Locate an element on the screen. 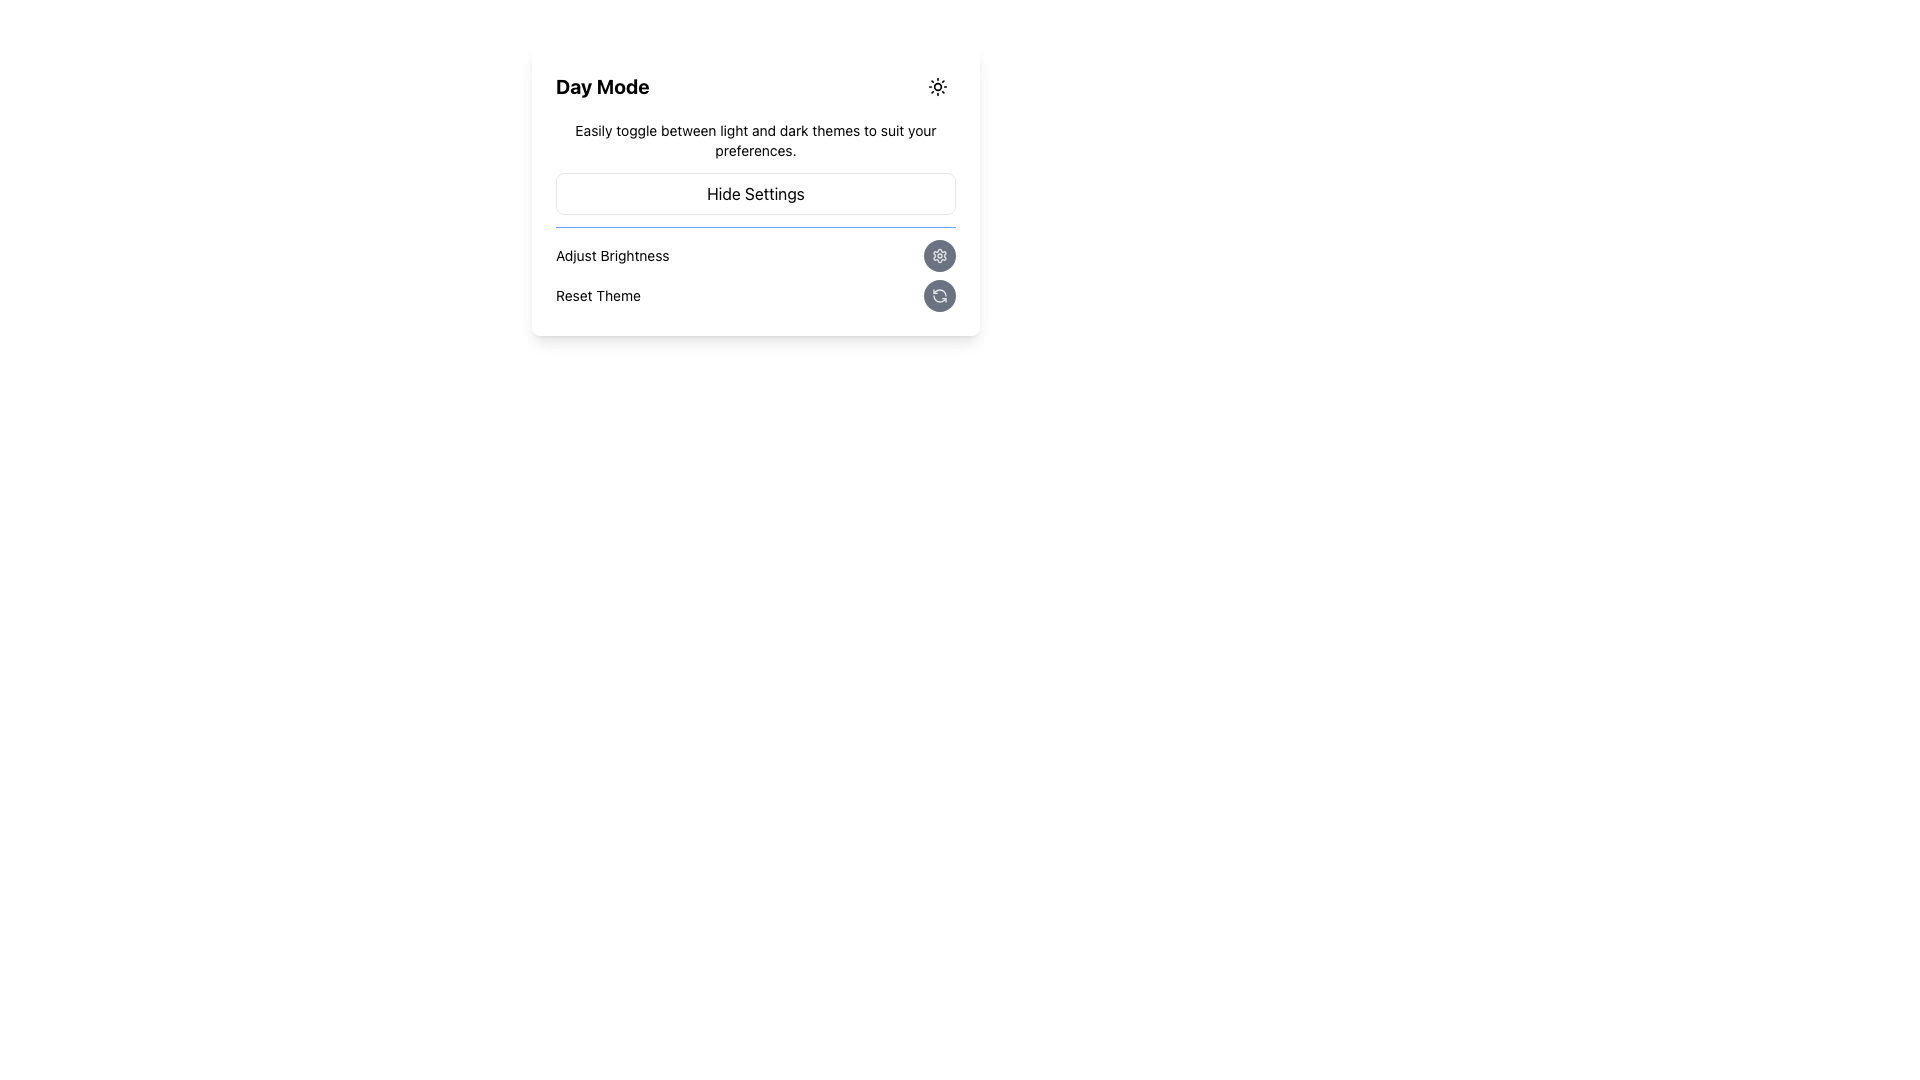  the 'Adjust Brightness' label that is styled with a plain appearance, located under the 'Day Mode' header and aligned to the left of the 'Hide Settings' button is located at coordinates (611, 254).